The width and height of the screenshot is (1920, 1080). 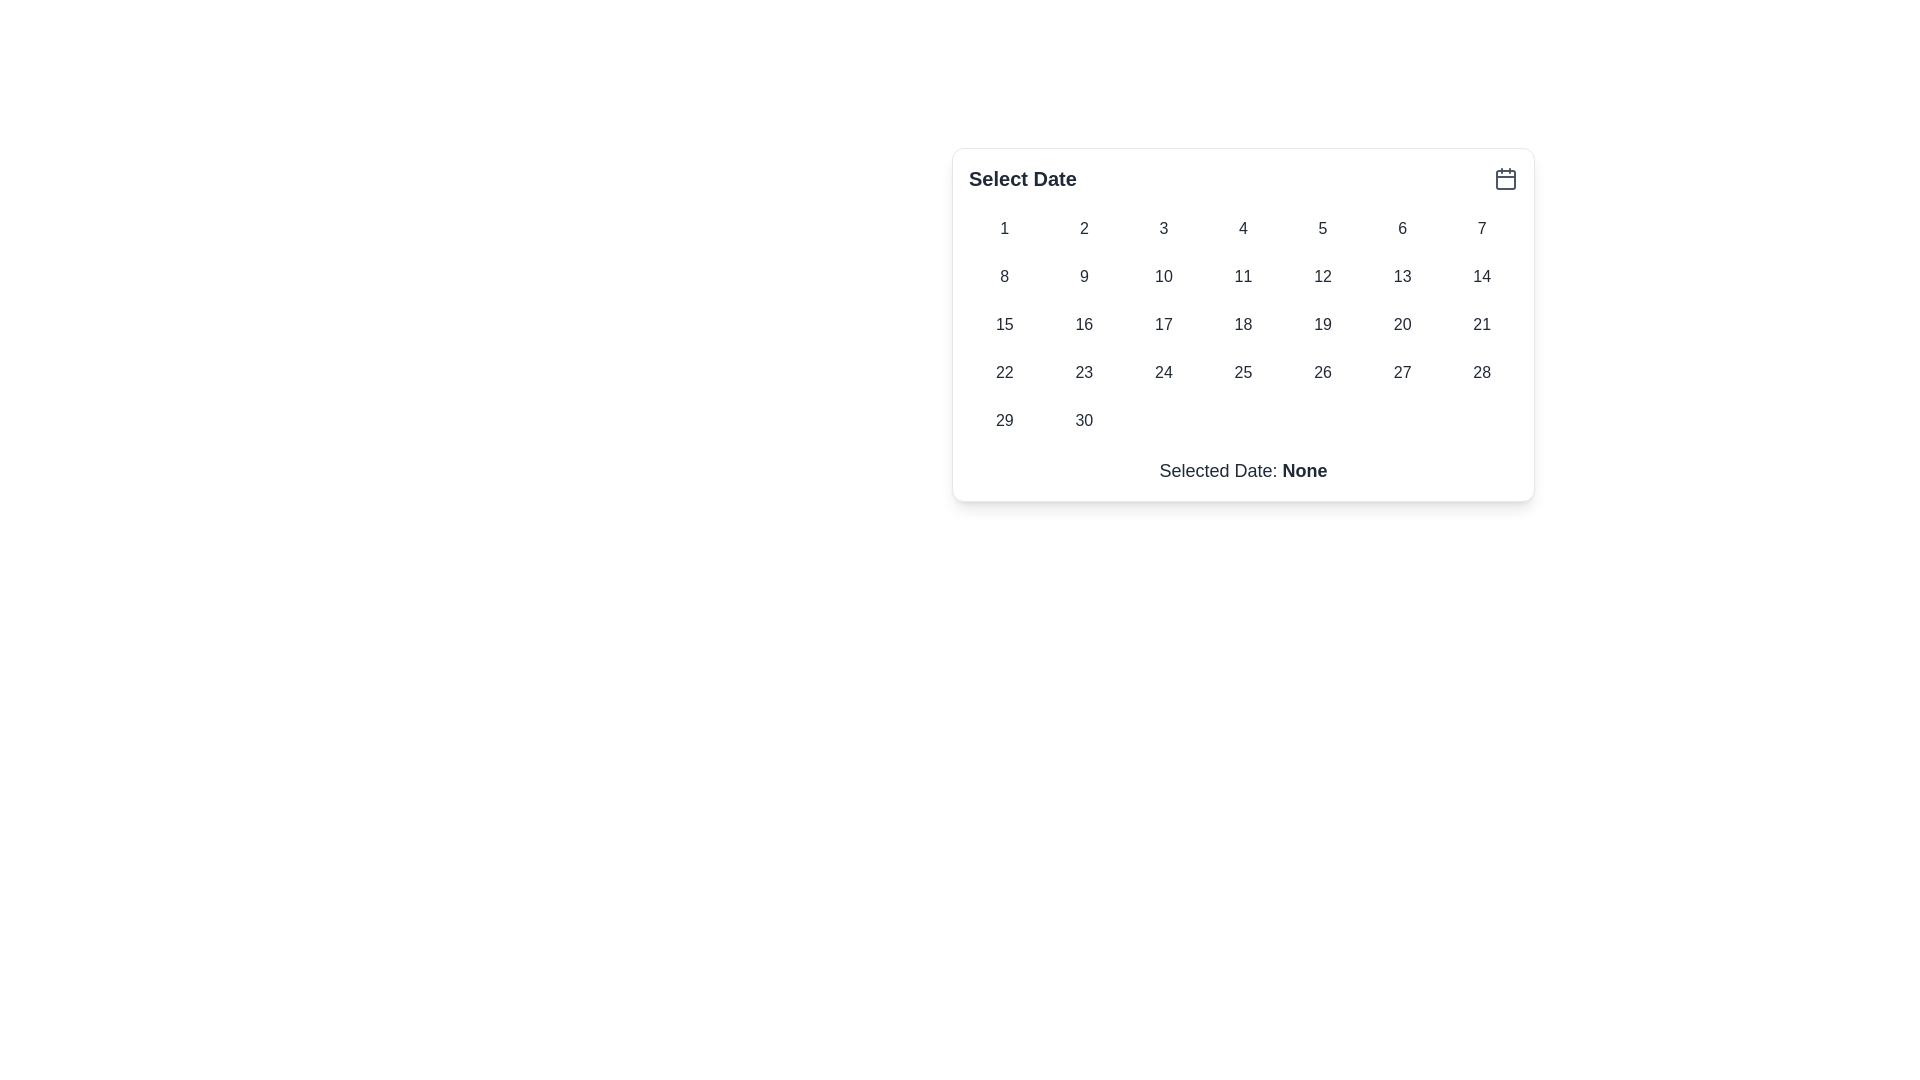 What do you see at coordinates (1323, 373) in the screenshot?
I see `the circular button displaying '26' in the calendar grid, located in the fourth row and fifth column` at bounding box center [1323, 373].